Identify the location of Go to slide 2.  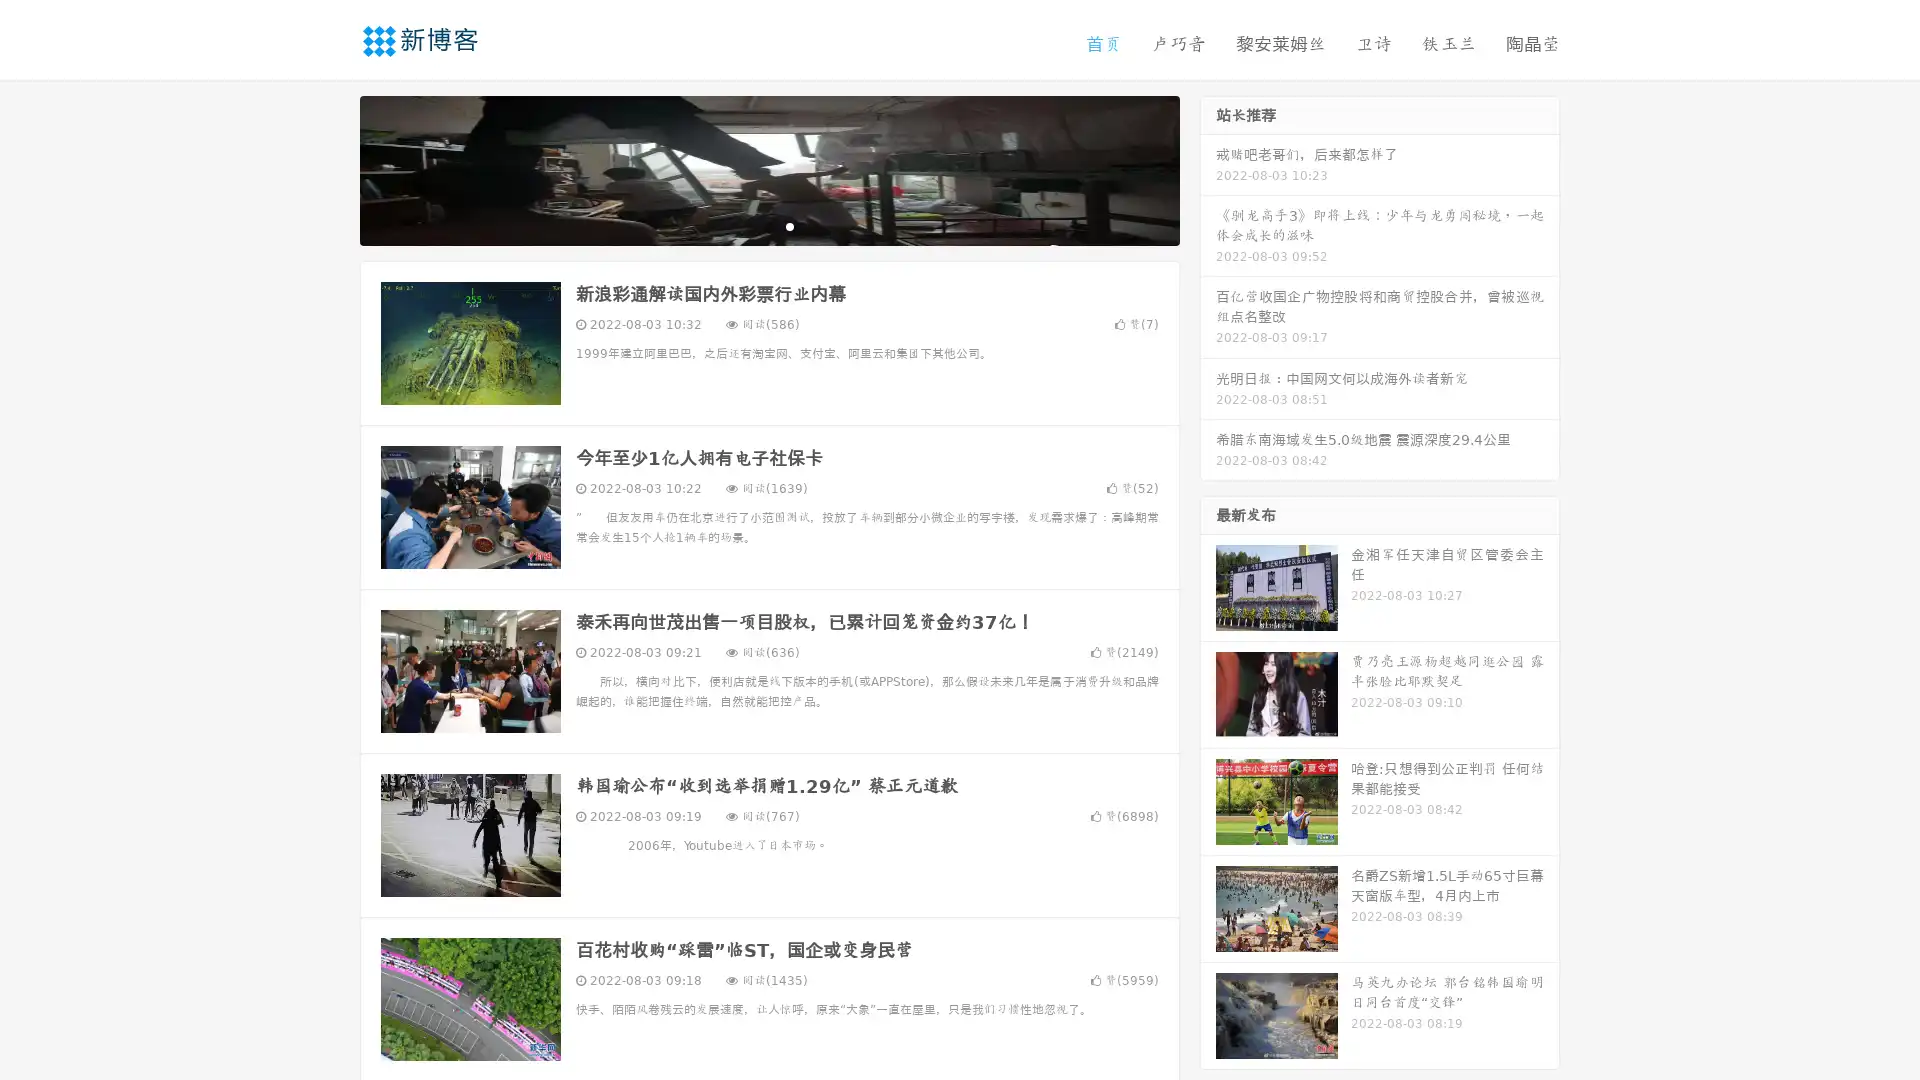
(768, 225).